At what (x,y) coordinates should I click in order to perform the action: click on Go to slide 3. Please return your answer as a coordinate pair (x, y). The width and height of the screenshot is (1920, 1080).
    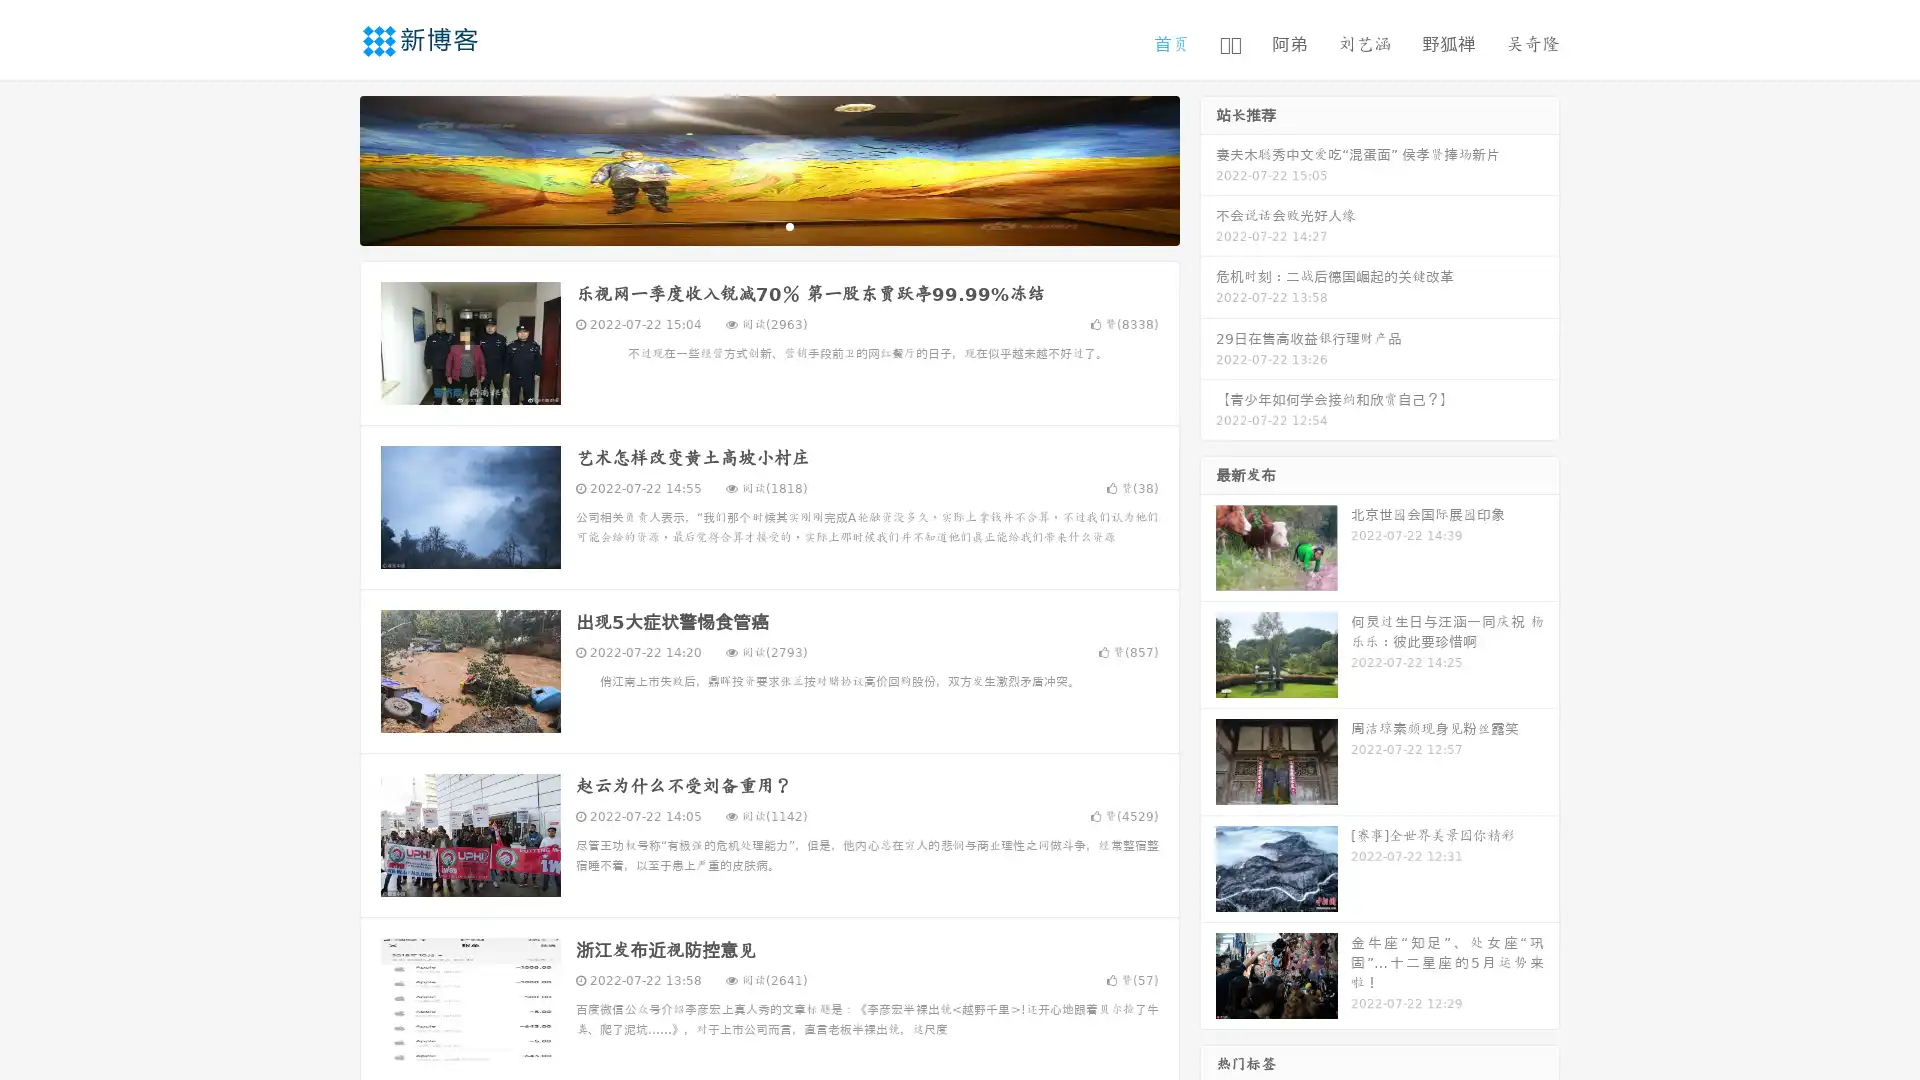
    Looking at the image, I should click on (789, 225).